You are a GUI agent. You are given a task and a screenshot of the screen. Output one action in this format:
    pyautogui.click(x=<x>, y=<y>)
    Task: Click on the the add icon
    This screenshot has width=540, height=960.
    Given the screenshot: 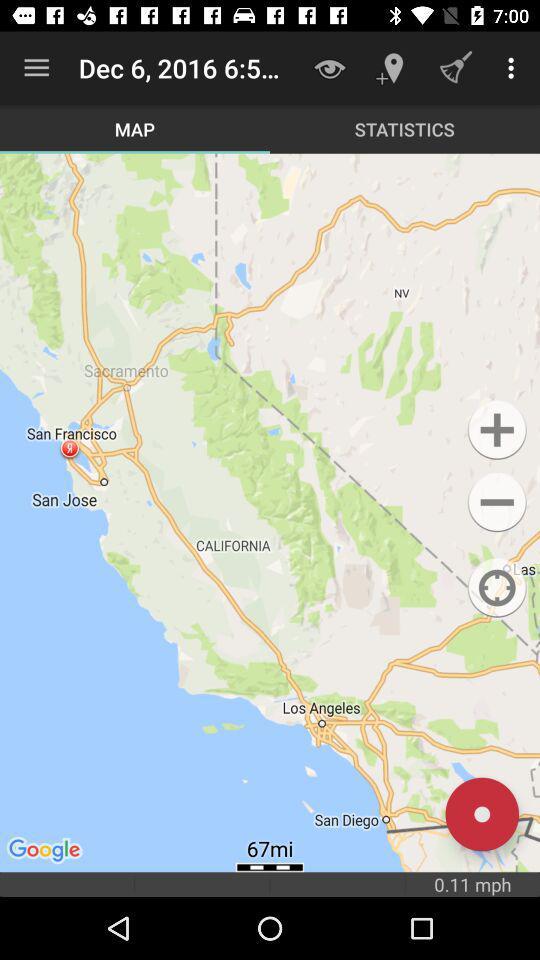 What is the action you would take?
    pyautogui.click(x=496, y=430)
    